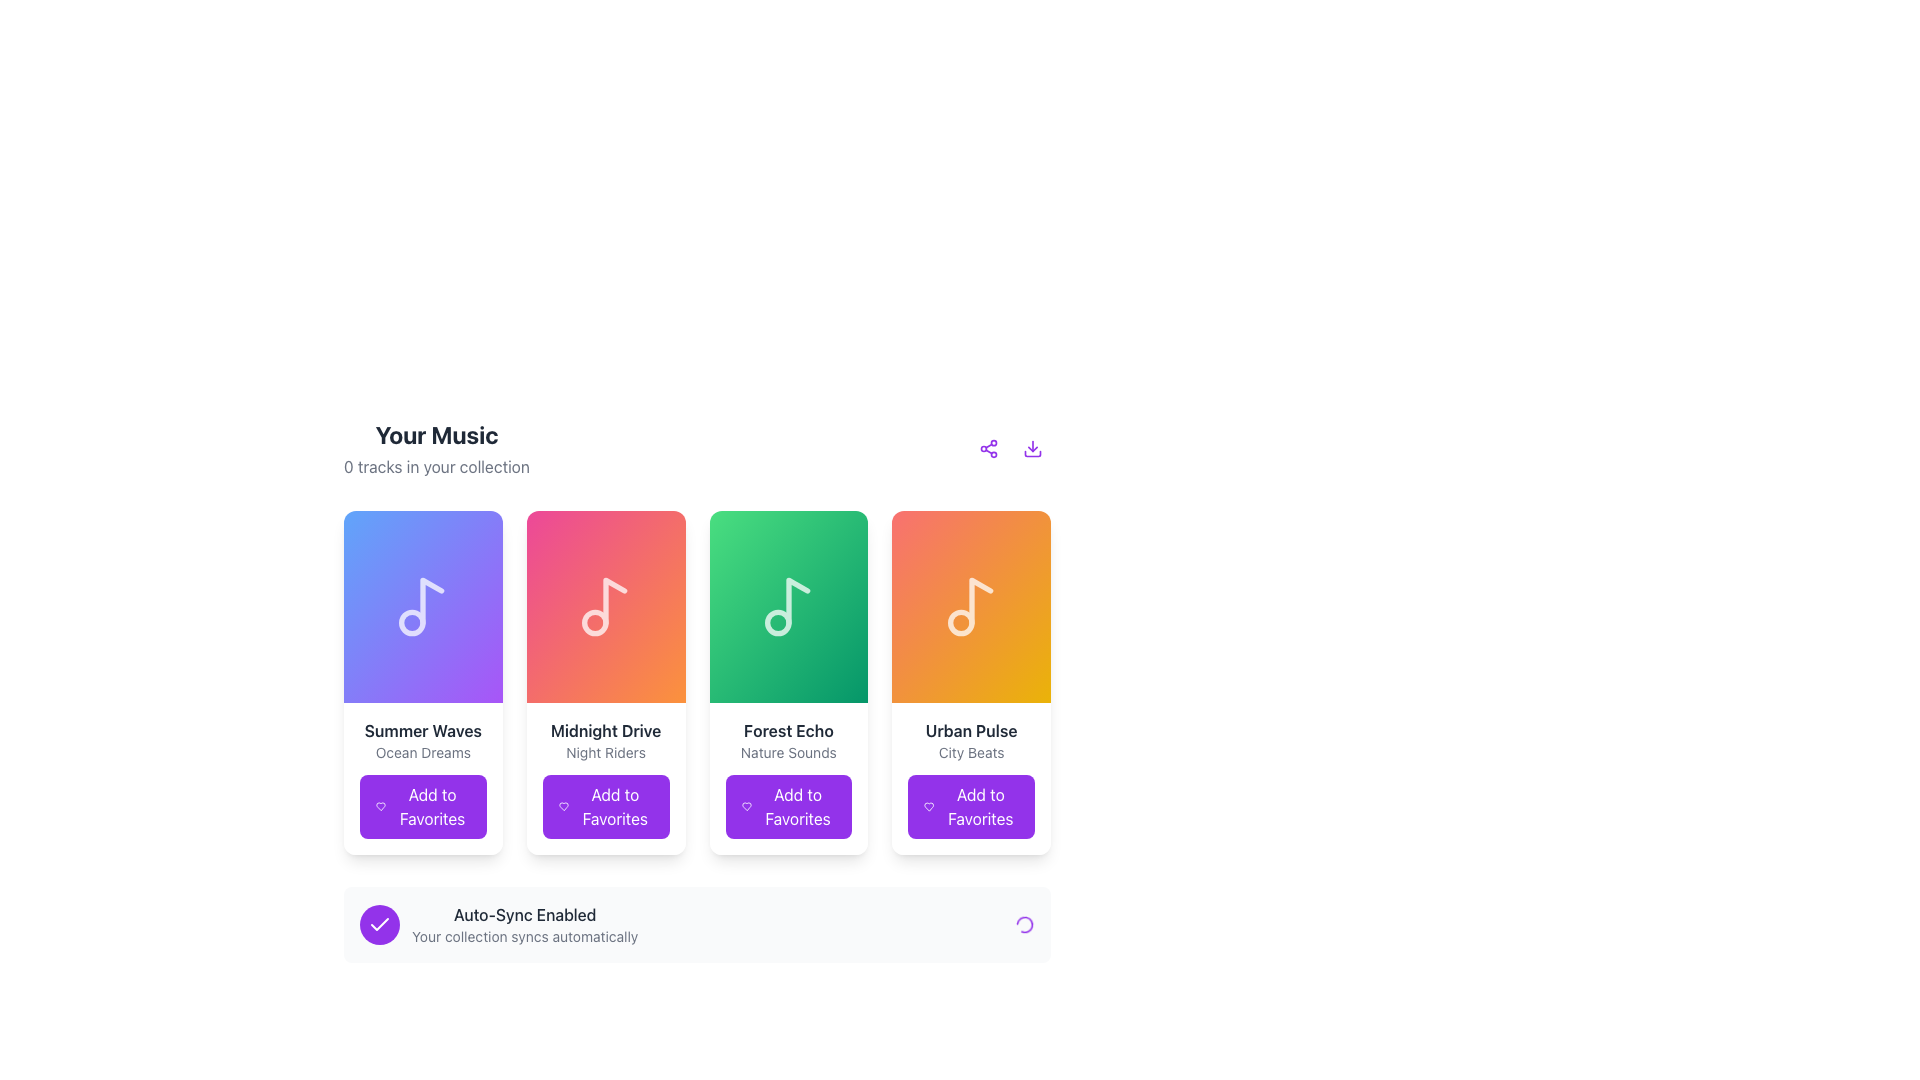 Image resolution: width=1920 pixels, height=1080 pixels. Describe the element at coordinates (604, 605) in the screenshot. I see `the music album or track card, which is the second card in a horizontally arranged list of four elements` at that location.